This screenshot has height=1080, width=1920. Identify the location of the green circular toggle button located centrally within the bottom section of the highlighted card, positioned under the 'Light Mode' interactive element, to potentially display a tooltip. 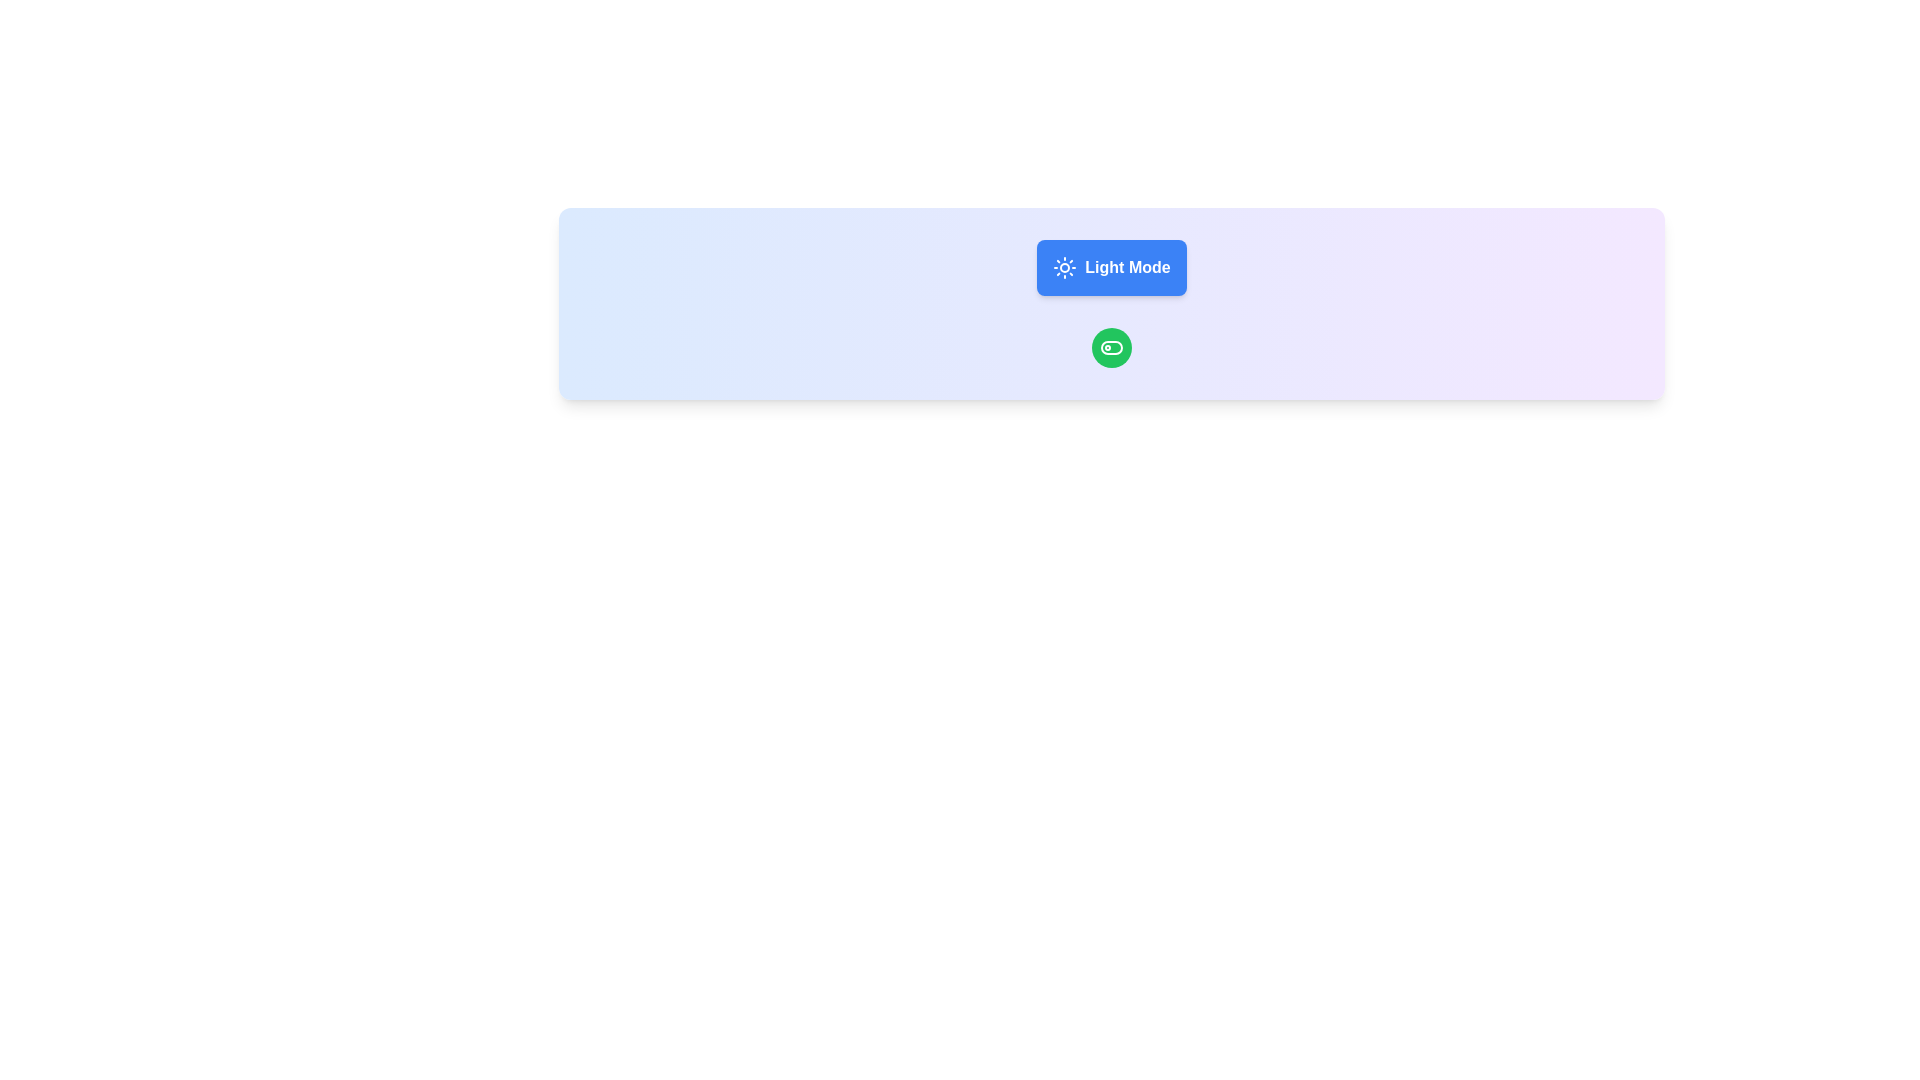
(1111, 346).